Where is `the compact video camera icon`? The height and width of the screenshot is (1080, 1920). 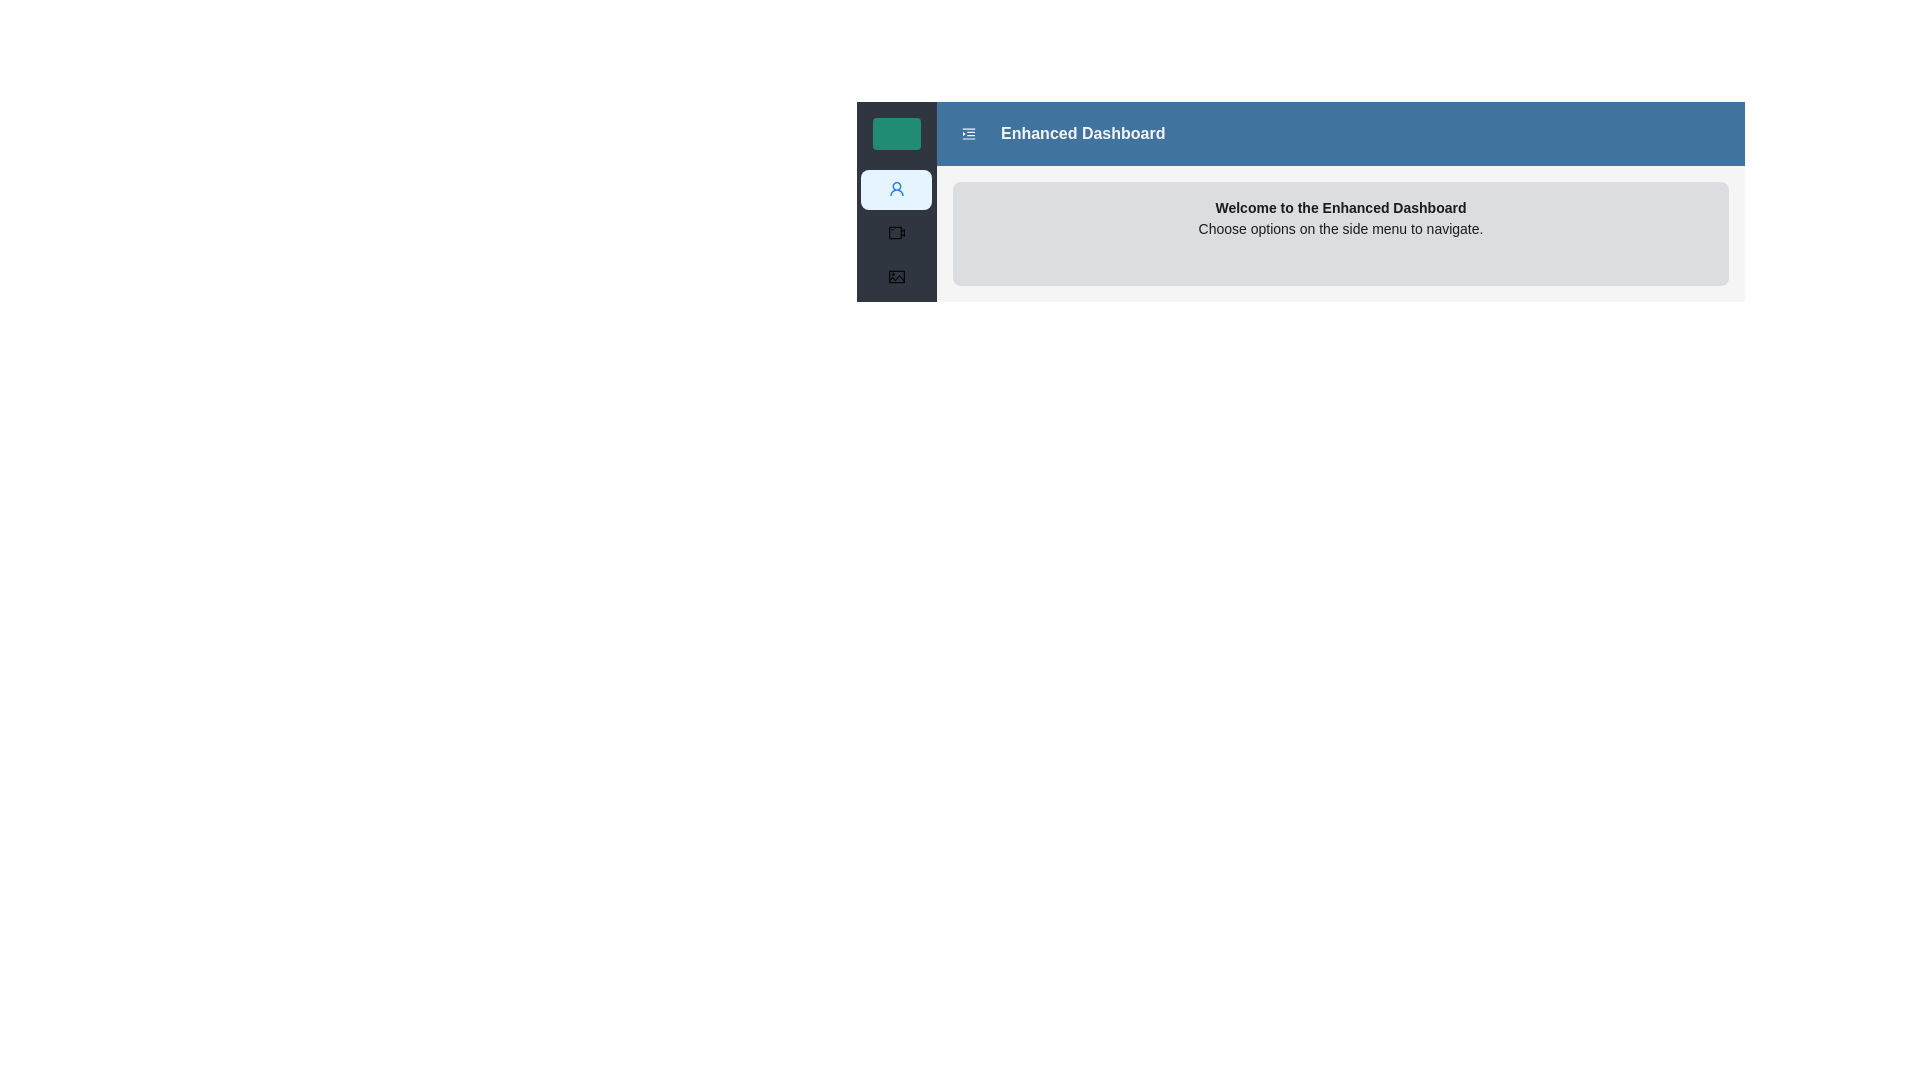
the compact video camera icon is located at coordinates (895, 231).